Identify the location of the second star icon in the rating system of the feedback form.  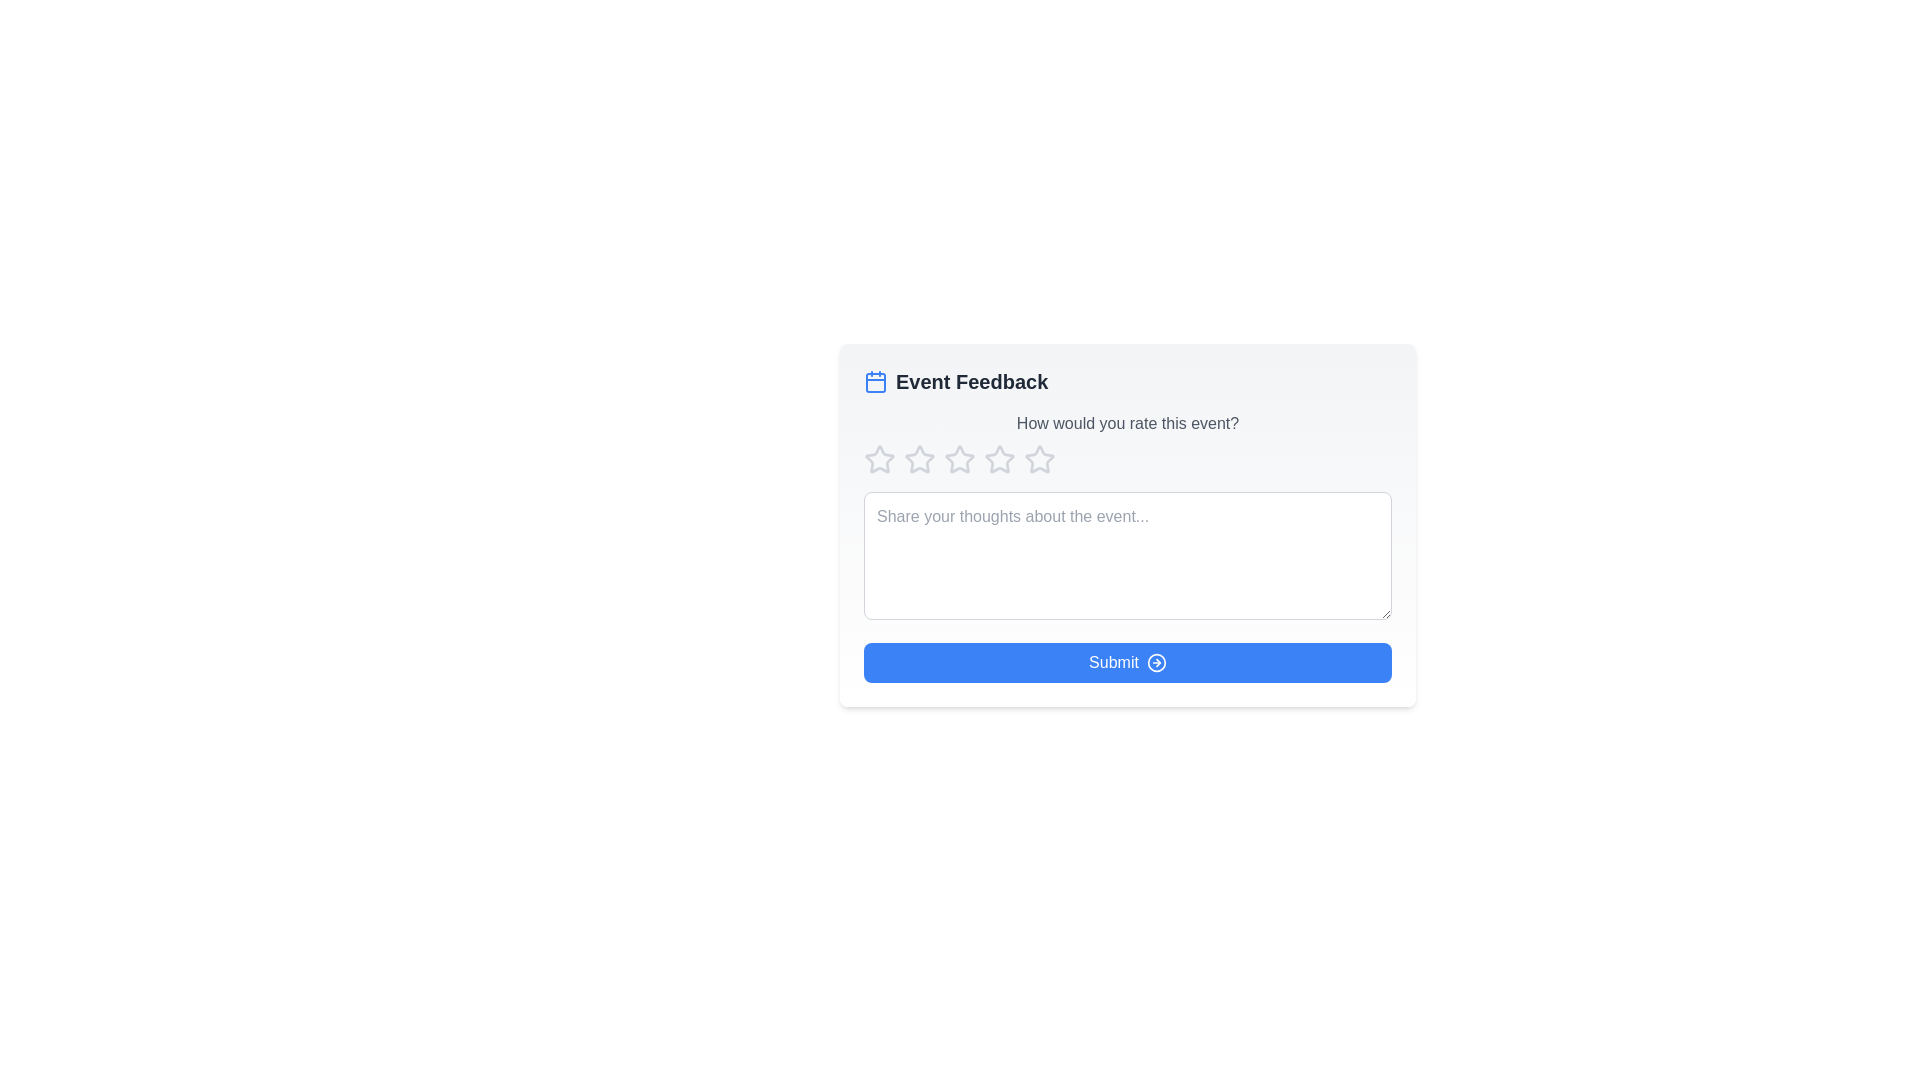
(919, 459).